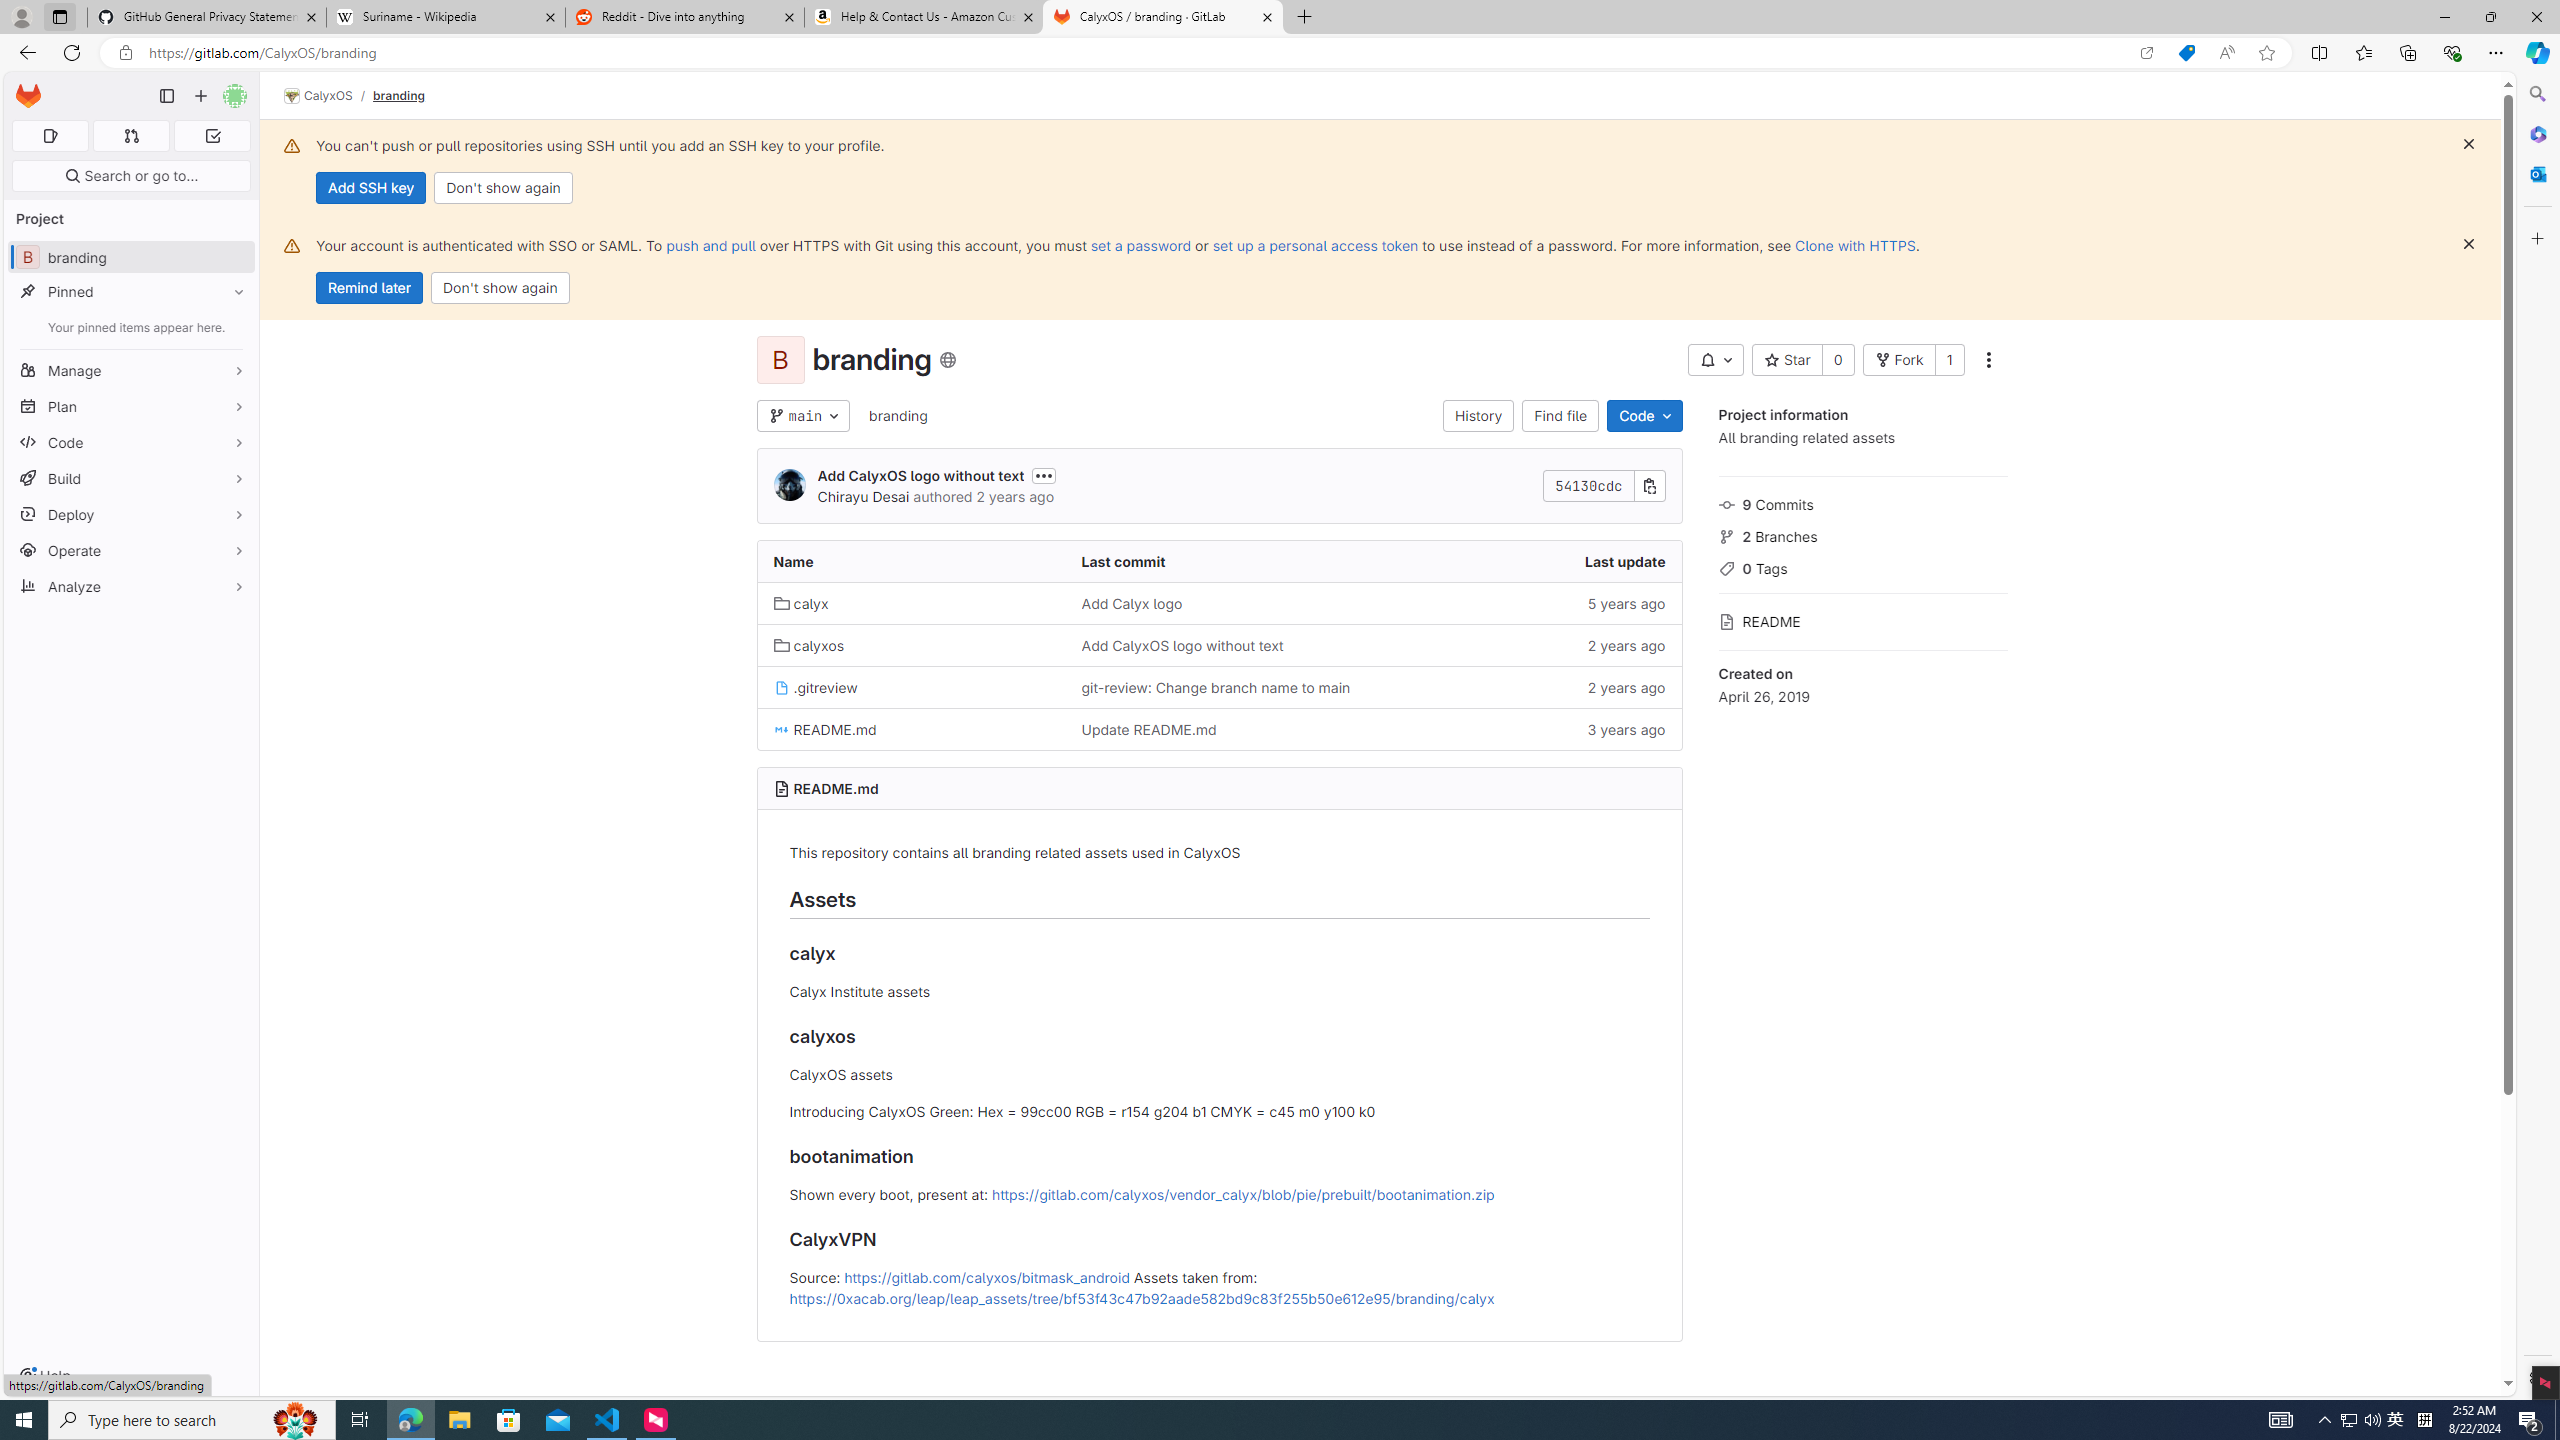 This screenshot has width=2560, height=1440. What do you see at coordinates (1526, 562) in the screenshot?
I see `'Last update'` at bounding box center [1526, 562].